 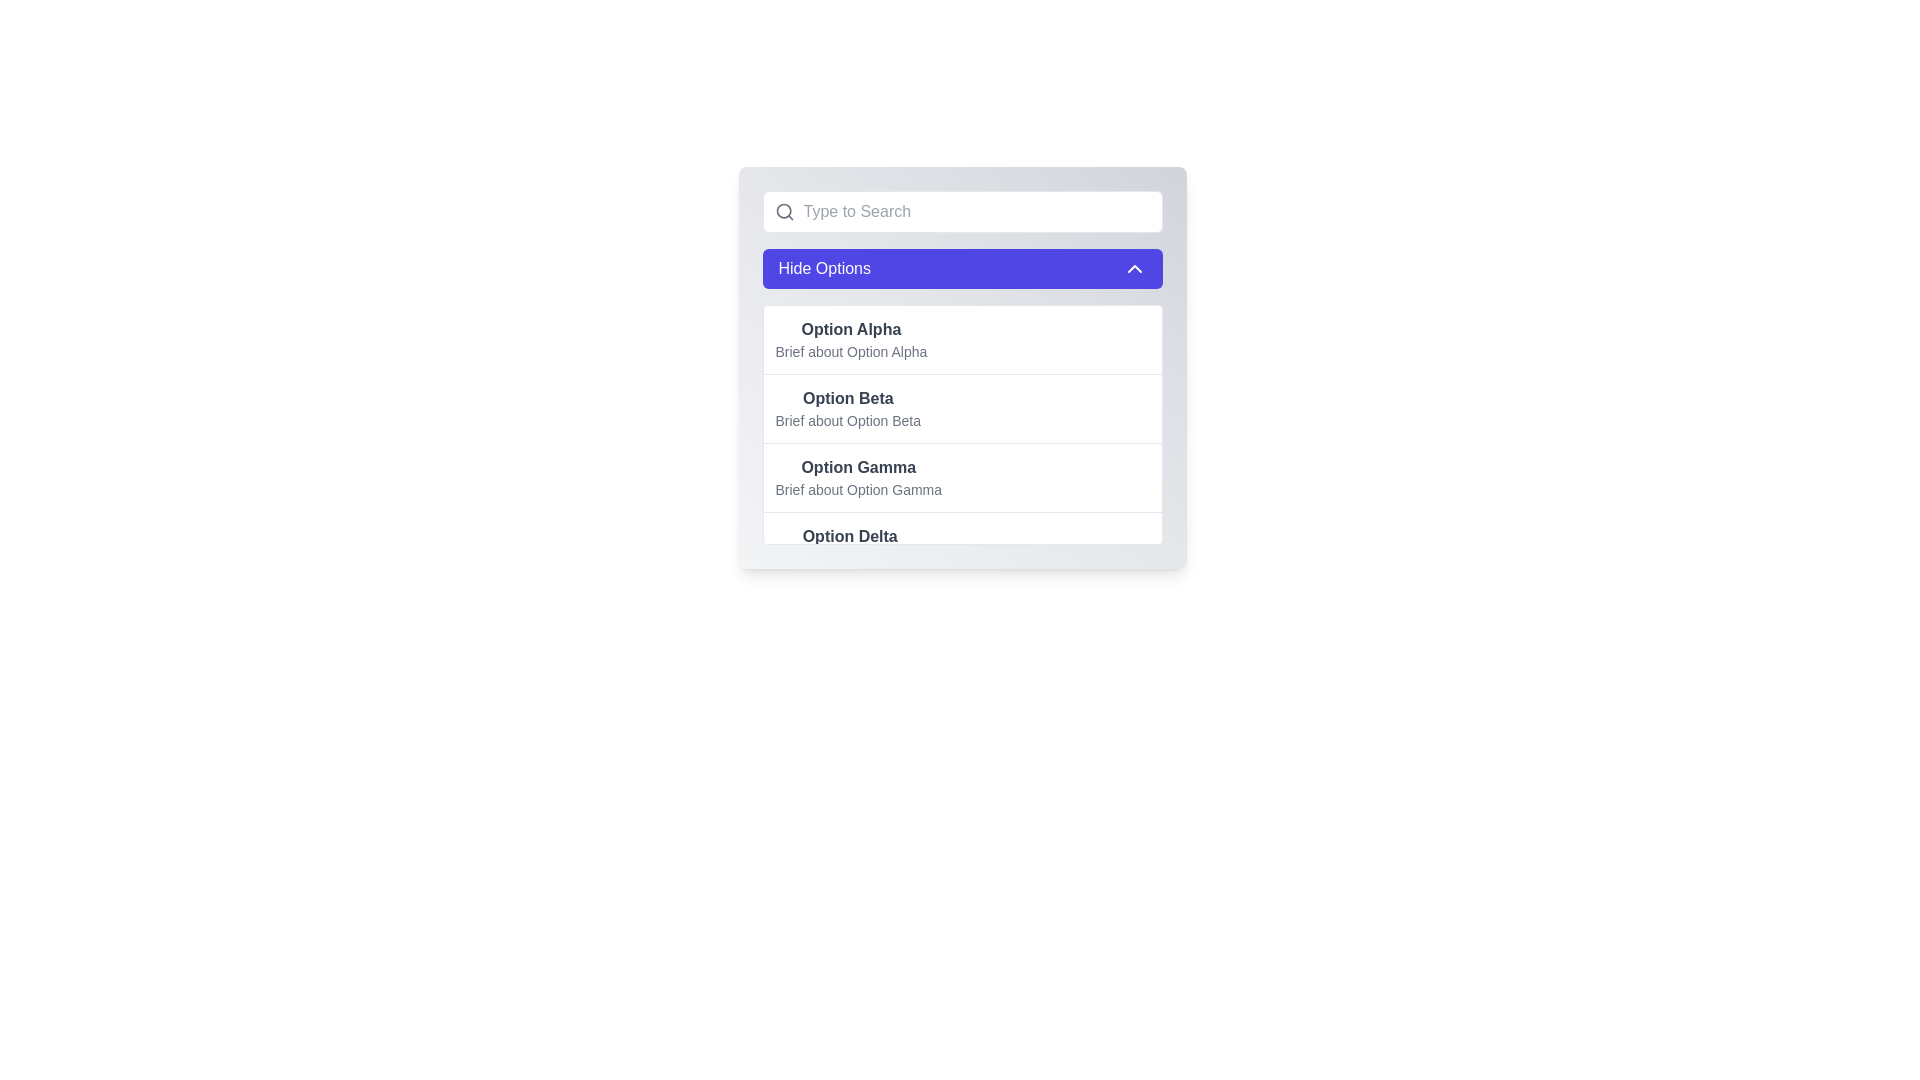 What do you see at coordinates (1134, 268) in the screenshot?
I see `the toggle arrow located to the right of the 'Hide Options' button` at bounding box center [1134, 268].